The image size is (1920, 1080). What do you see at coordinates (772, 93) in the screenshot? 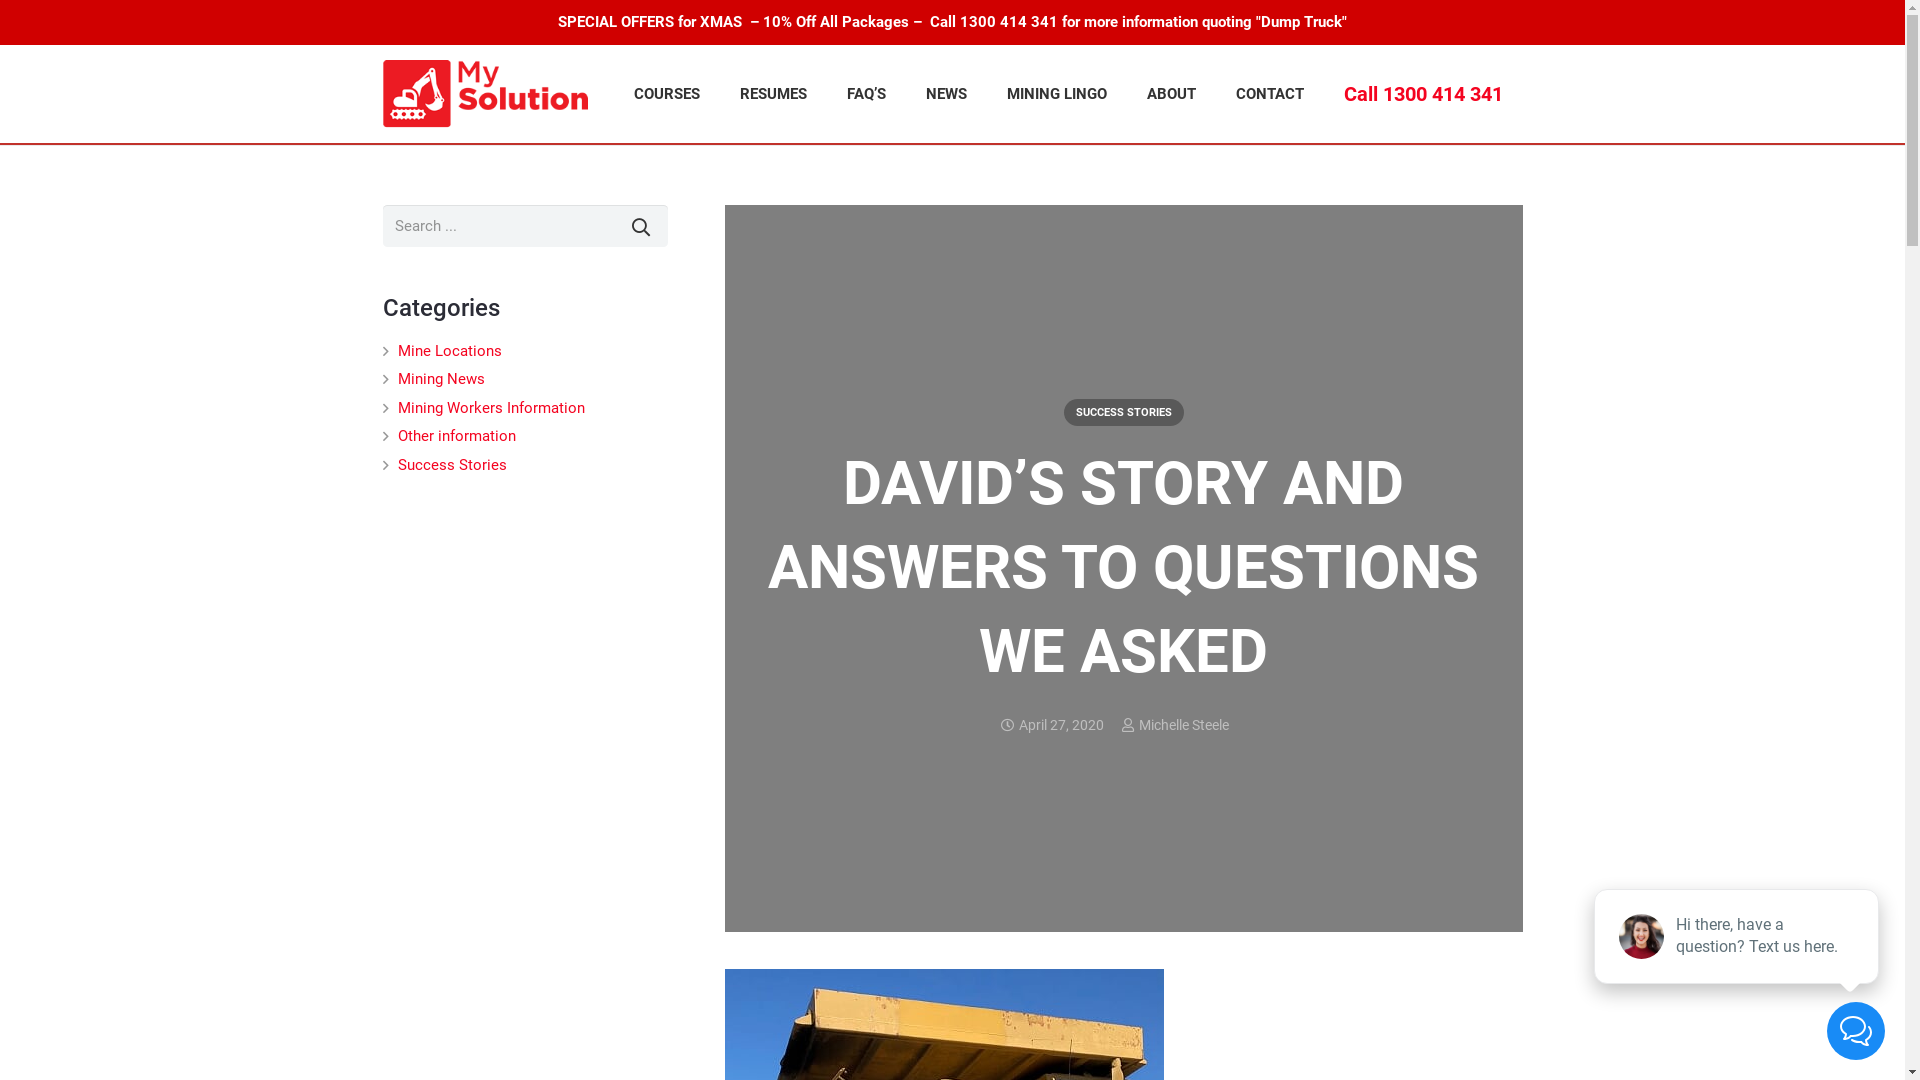
I see `'RESUMES'` at bounding box center [772, 93].